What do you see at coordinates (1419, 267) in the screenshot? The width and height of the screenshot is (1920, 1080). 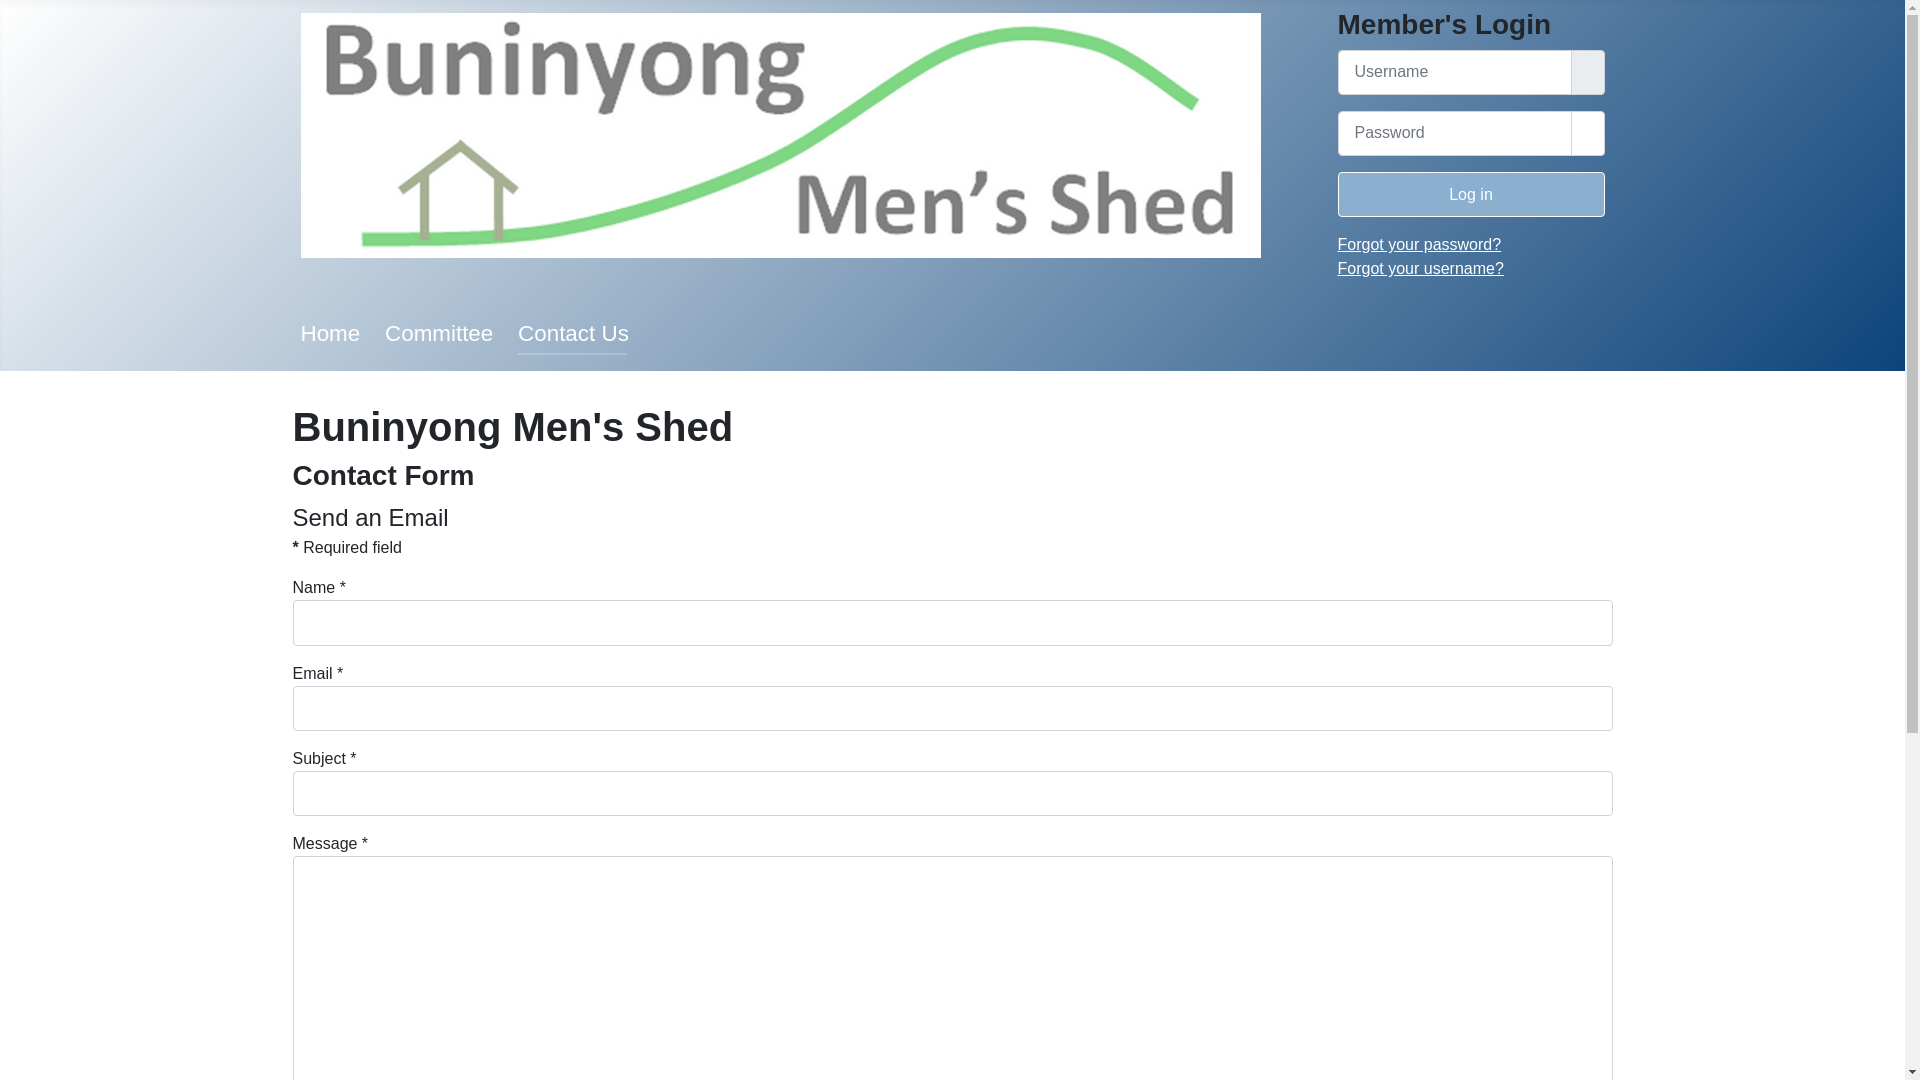 I see `'Forgot your username?'` at bounding box center [1419, 267].